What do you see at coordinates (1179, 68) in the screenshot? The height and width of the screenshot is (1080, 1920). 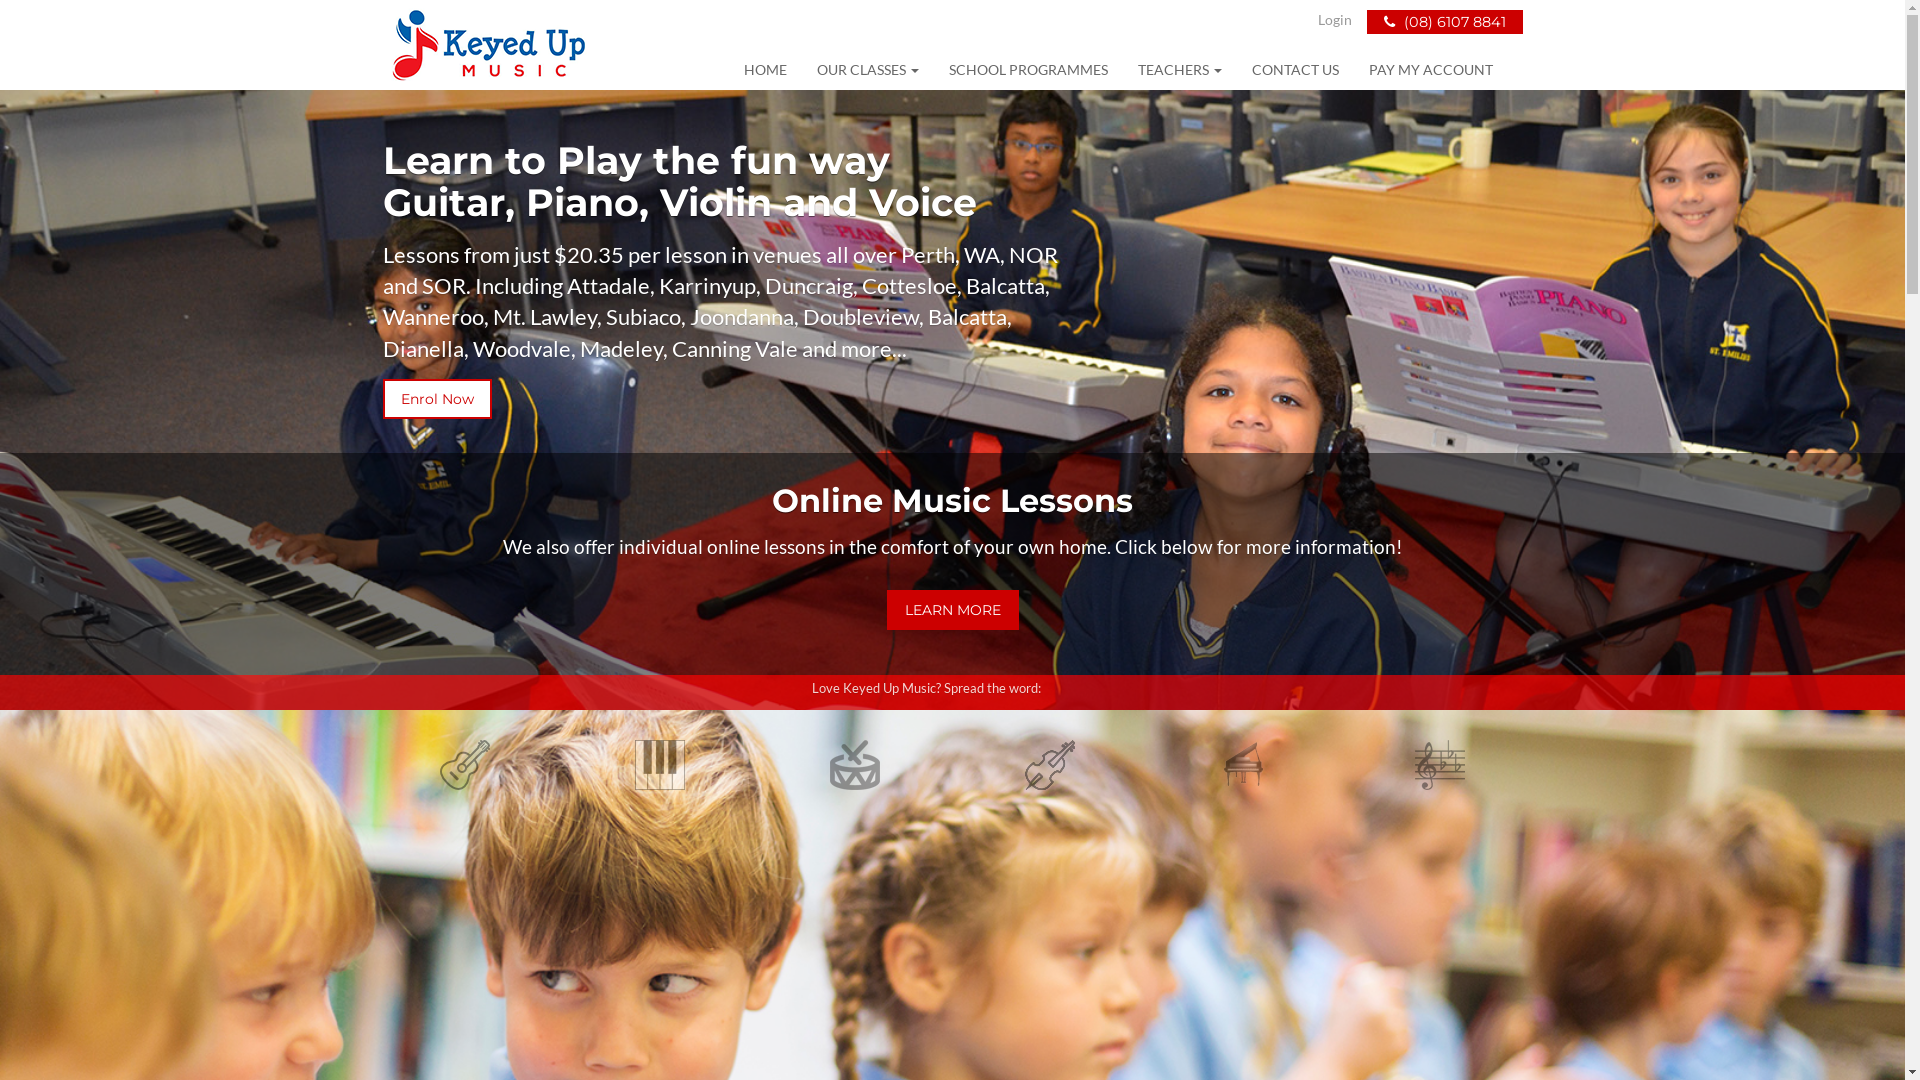 I see `'TEACHERS'` at bounding box center [1179, 68].